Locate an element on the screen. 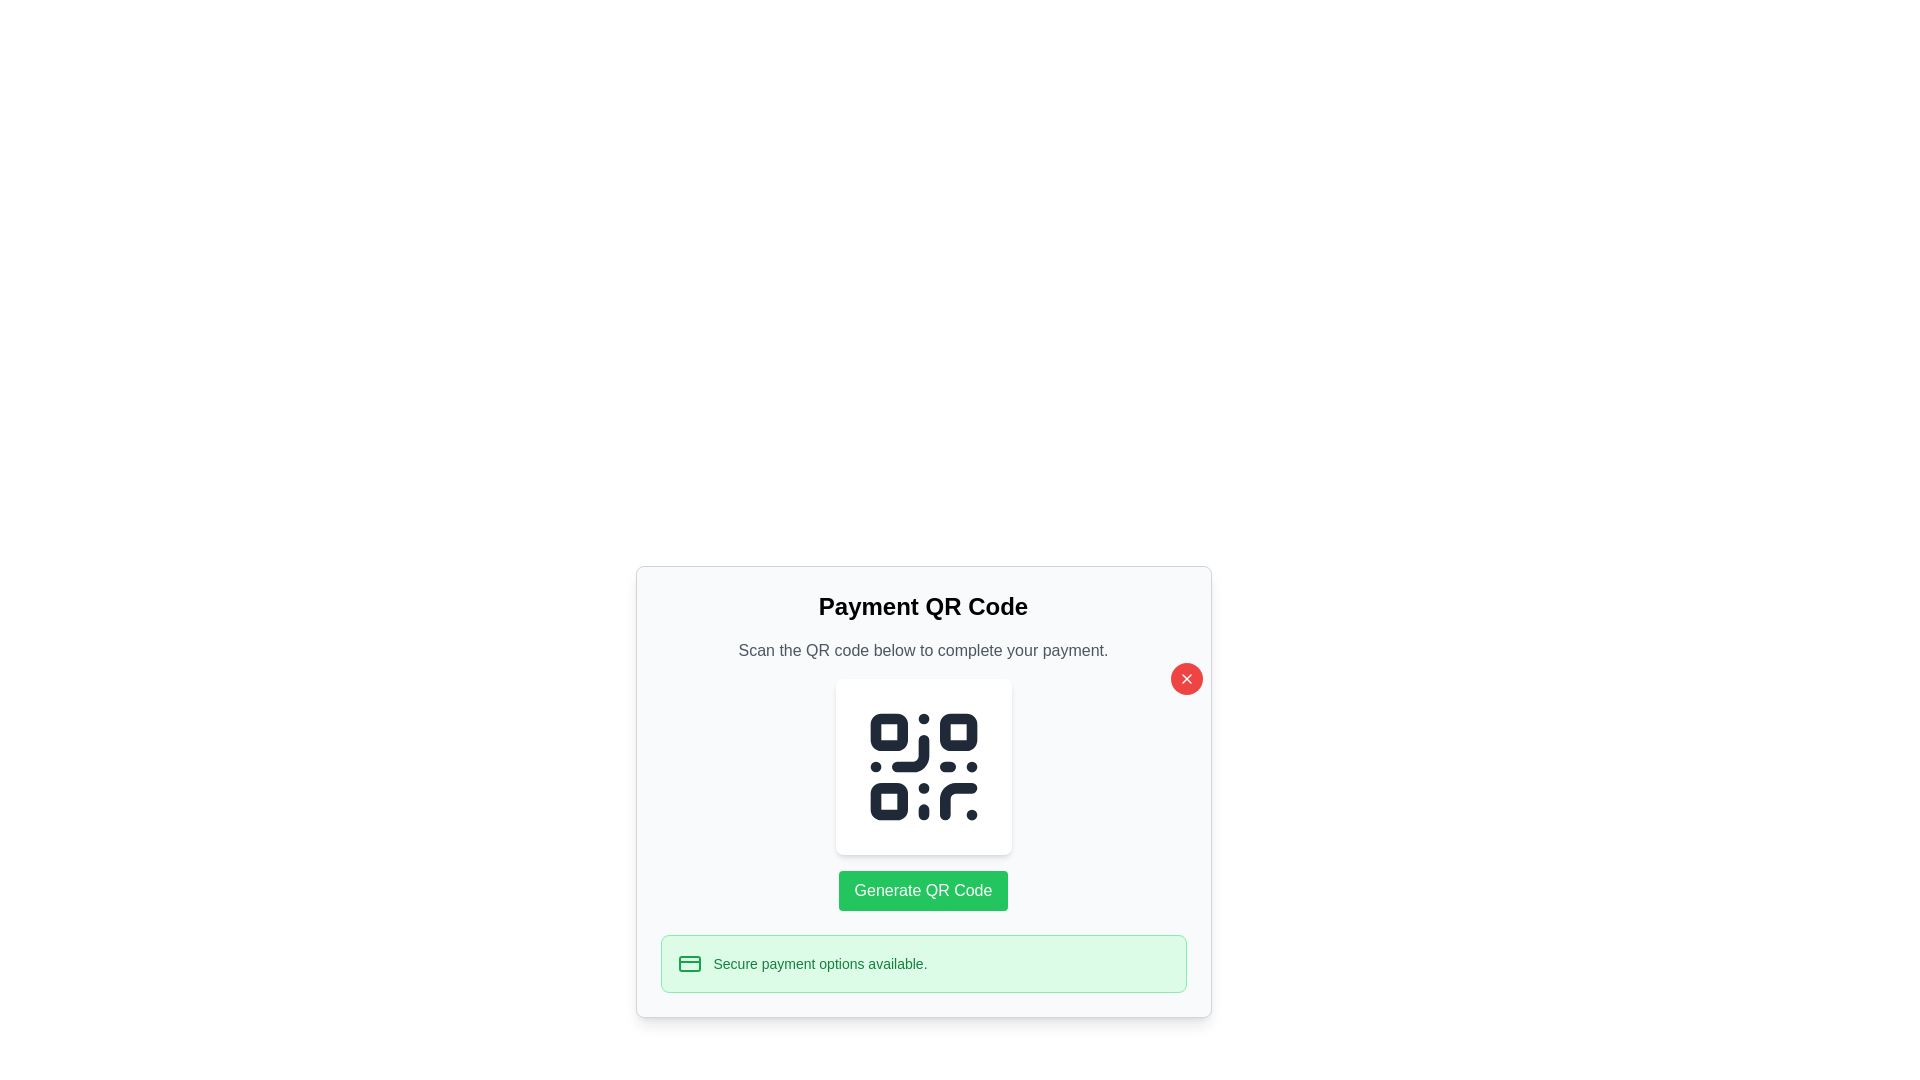 The image size is (1920, 1080). the Information box that informs the user about secure payment options, located at the bottom of the 'Payment QR Code' modal dialog, below the 'Generate QR Code' button is located at coordinates (922, 963).